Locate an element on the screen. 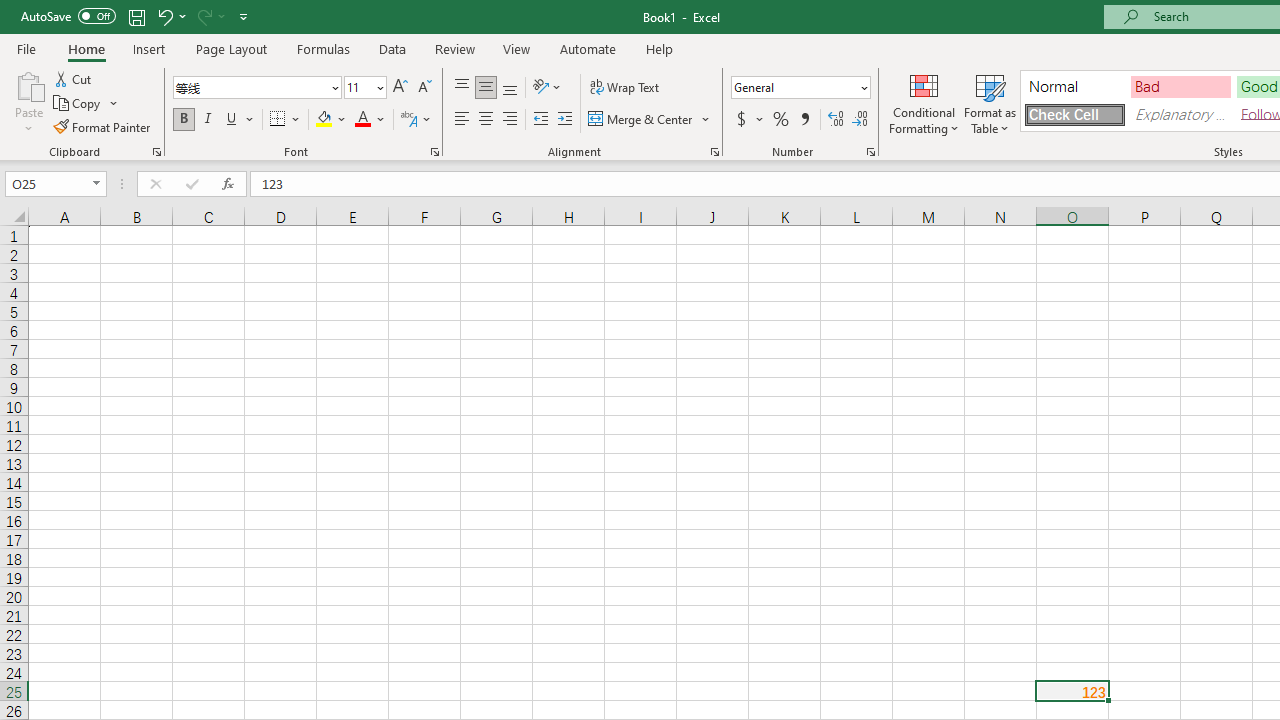 This screenshot has width=1280, height=720. 'Show Phonetic Field' is located at coordinates (407, 119).